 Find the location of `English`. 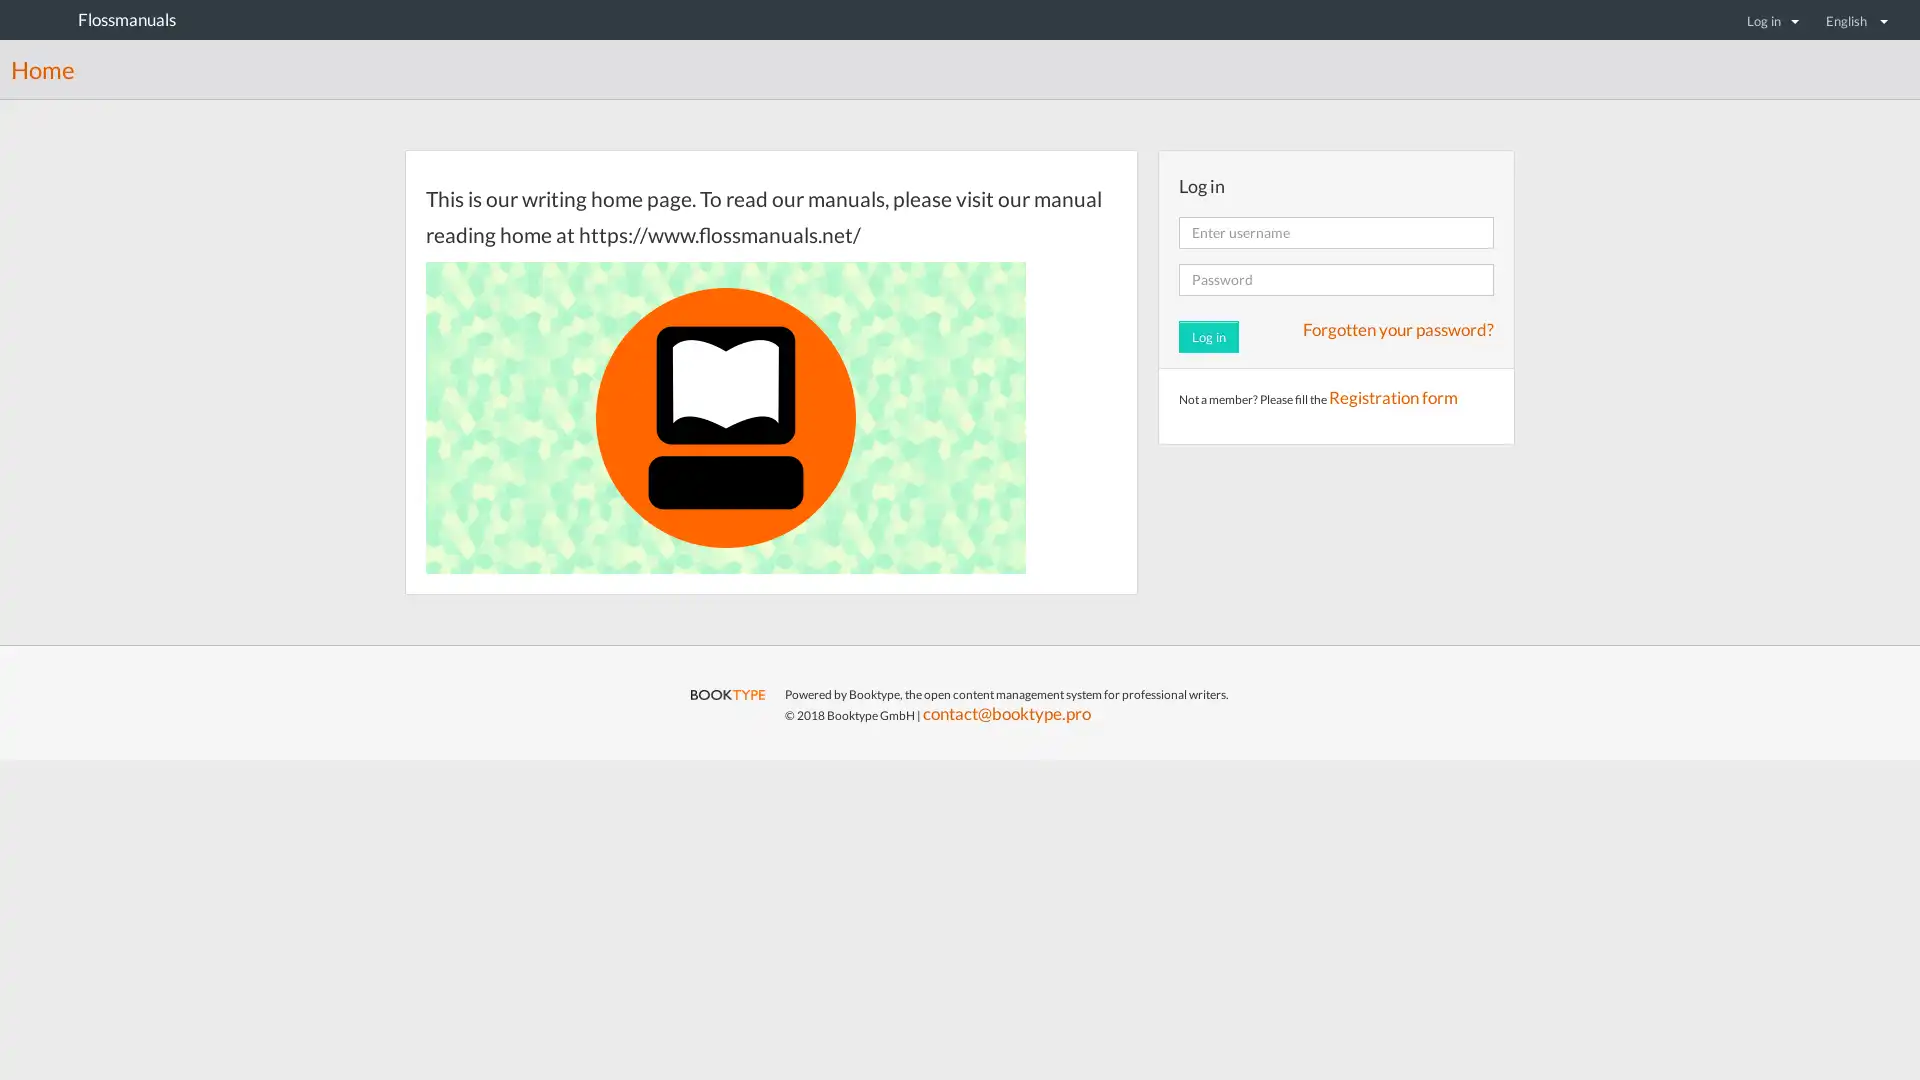

English is located at coordinates (1856, 20).